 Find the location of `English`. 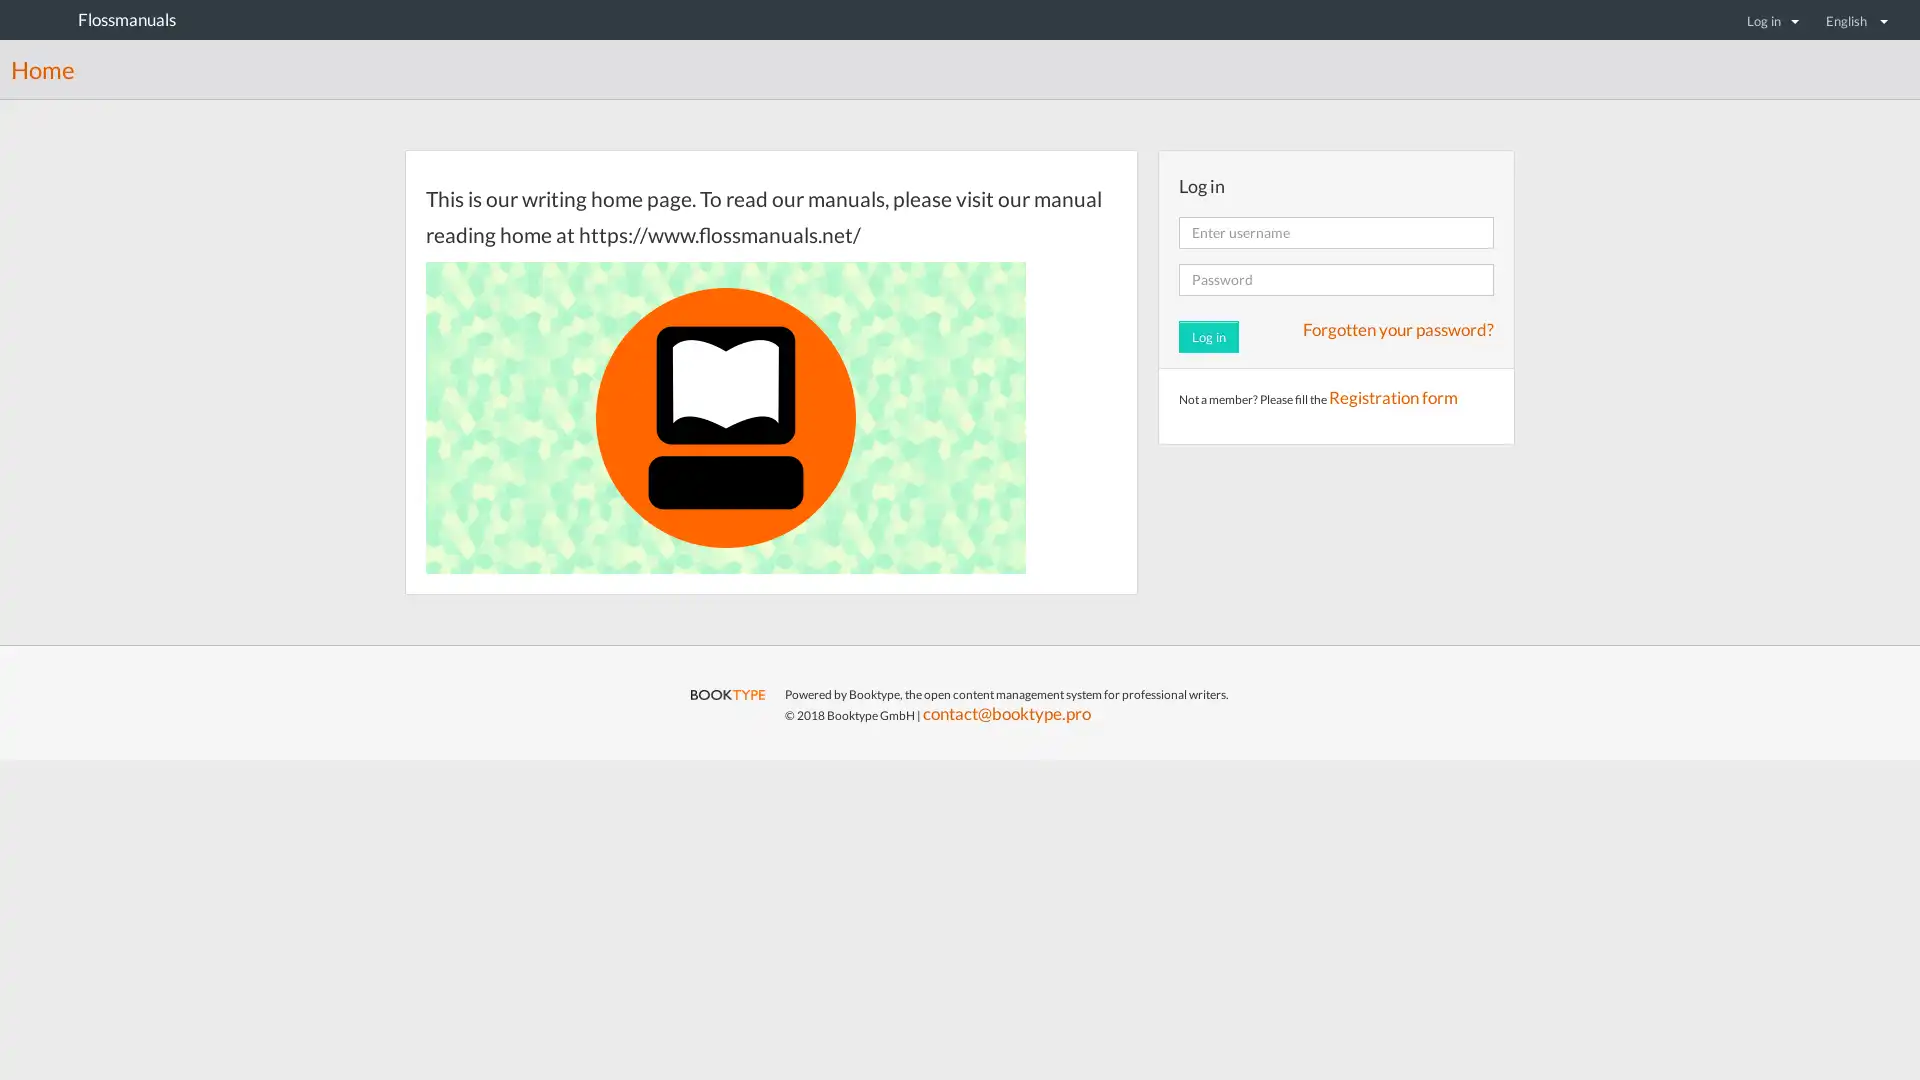

English is located at coordinates (1856, 20).